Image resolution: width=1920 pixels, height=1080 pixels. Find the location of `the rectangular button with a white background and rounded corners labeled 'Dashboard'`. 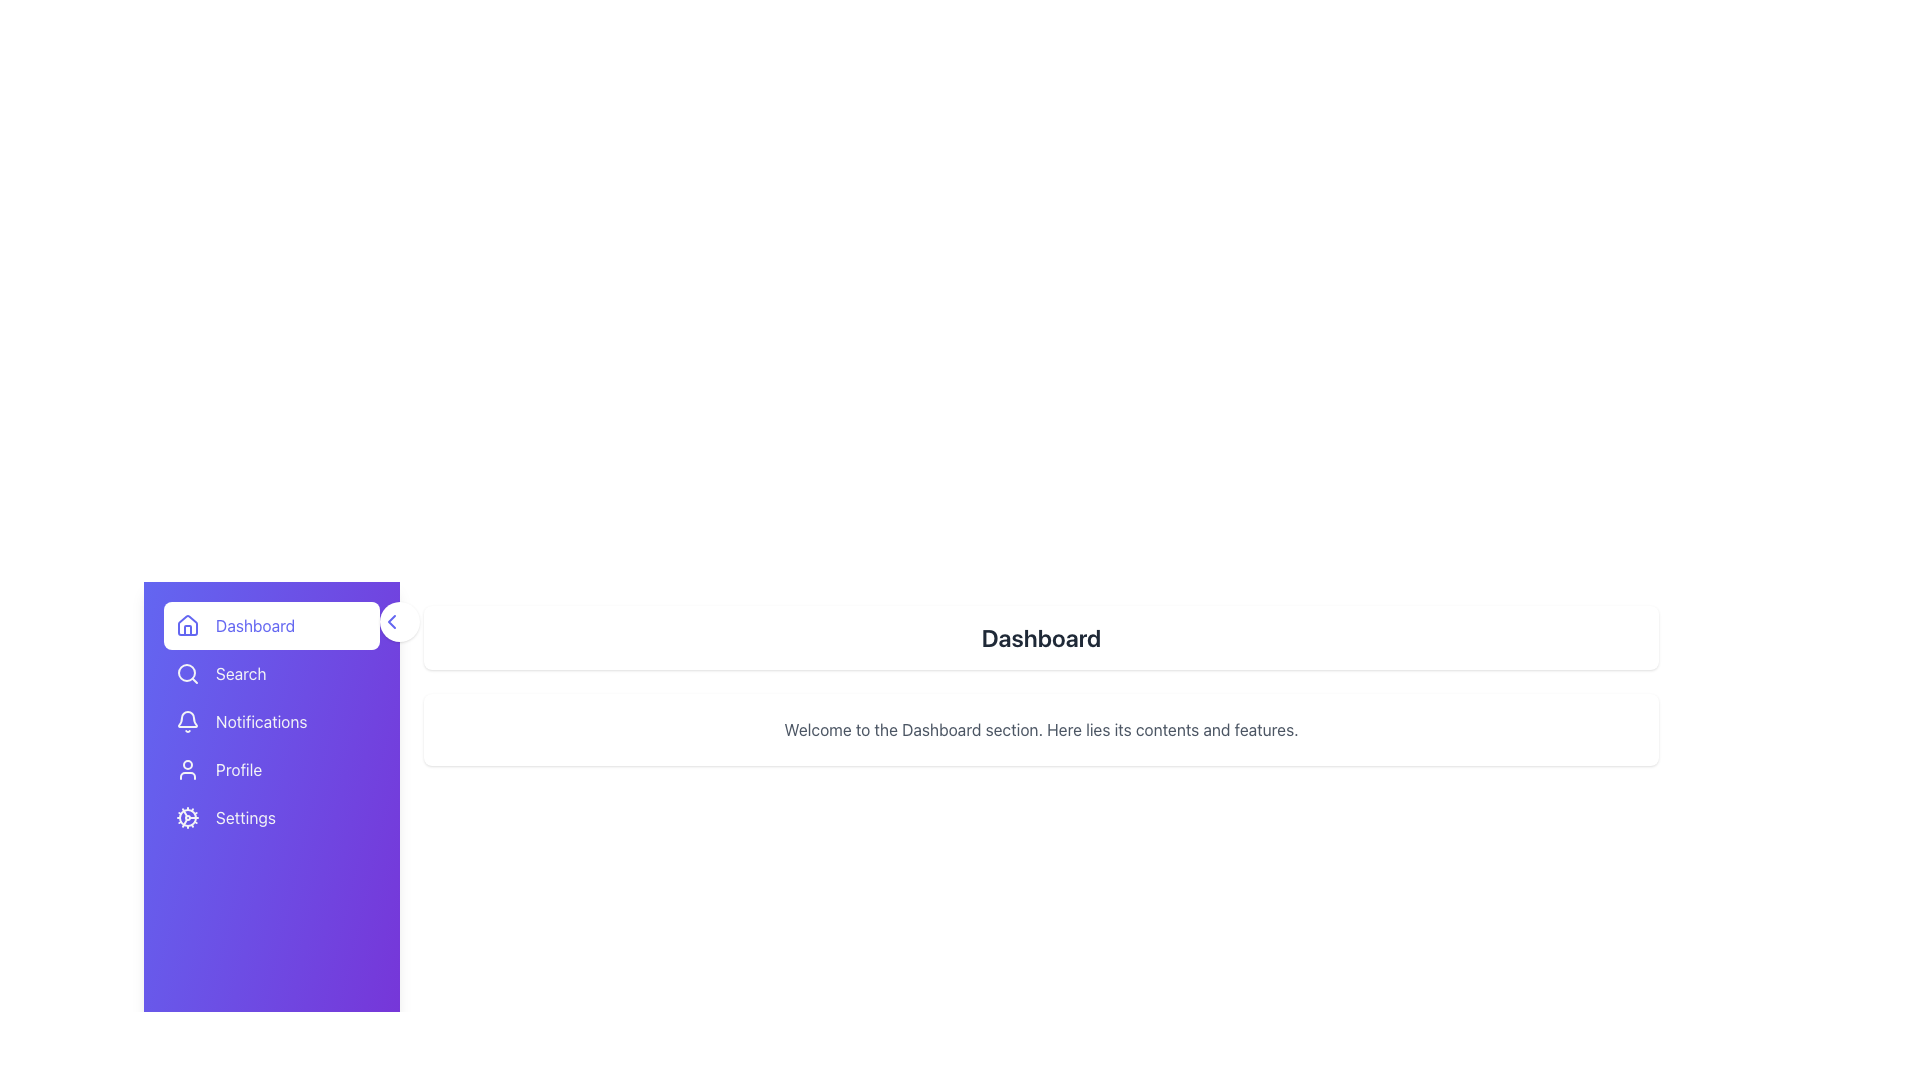

the rectangular button with a white background and rounded corners labeled 'Dashboard' is located at coordinates (271, 624).